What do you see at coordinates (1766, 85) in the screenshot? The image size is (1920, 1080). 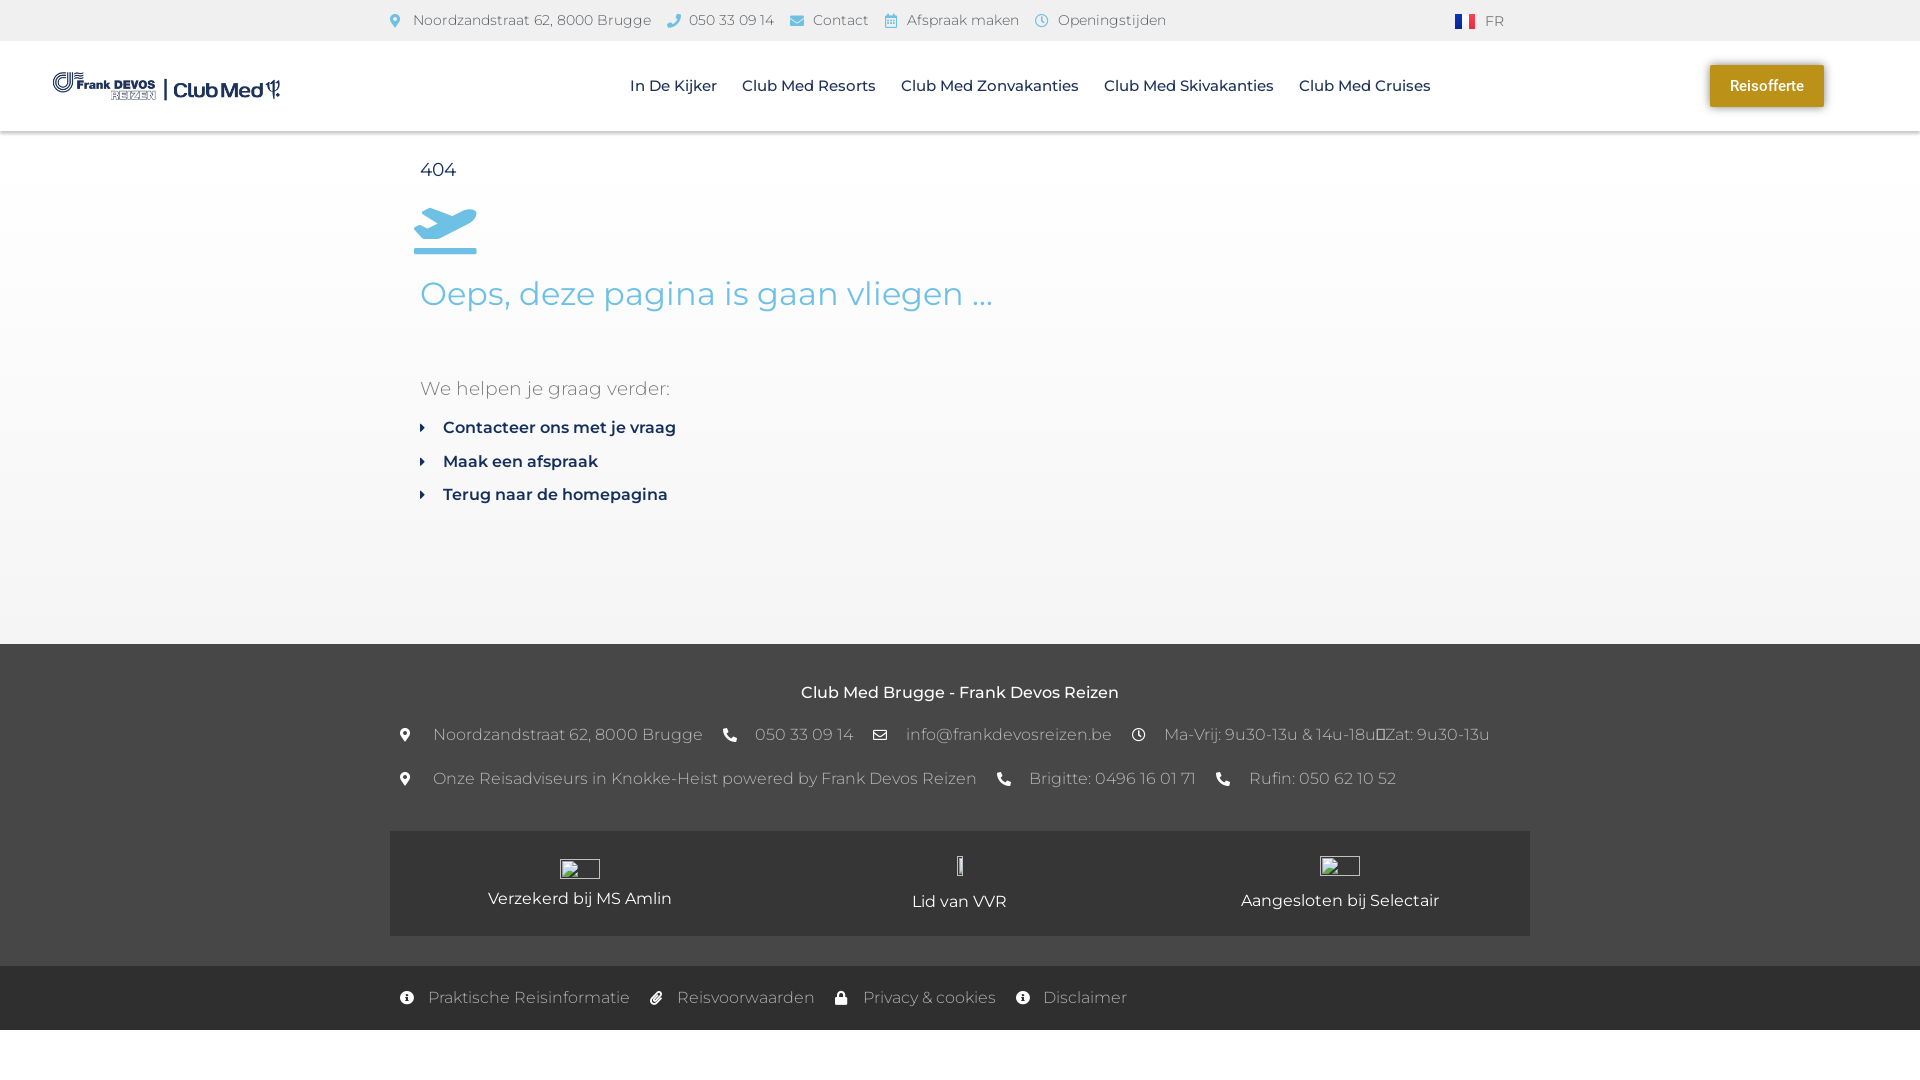 I see `'Reisofferte'` at bounding box center [1766, 85].